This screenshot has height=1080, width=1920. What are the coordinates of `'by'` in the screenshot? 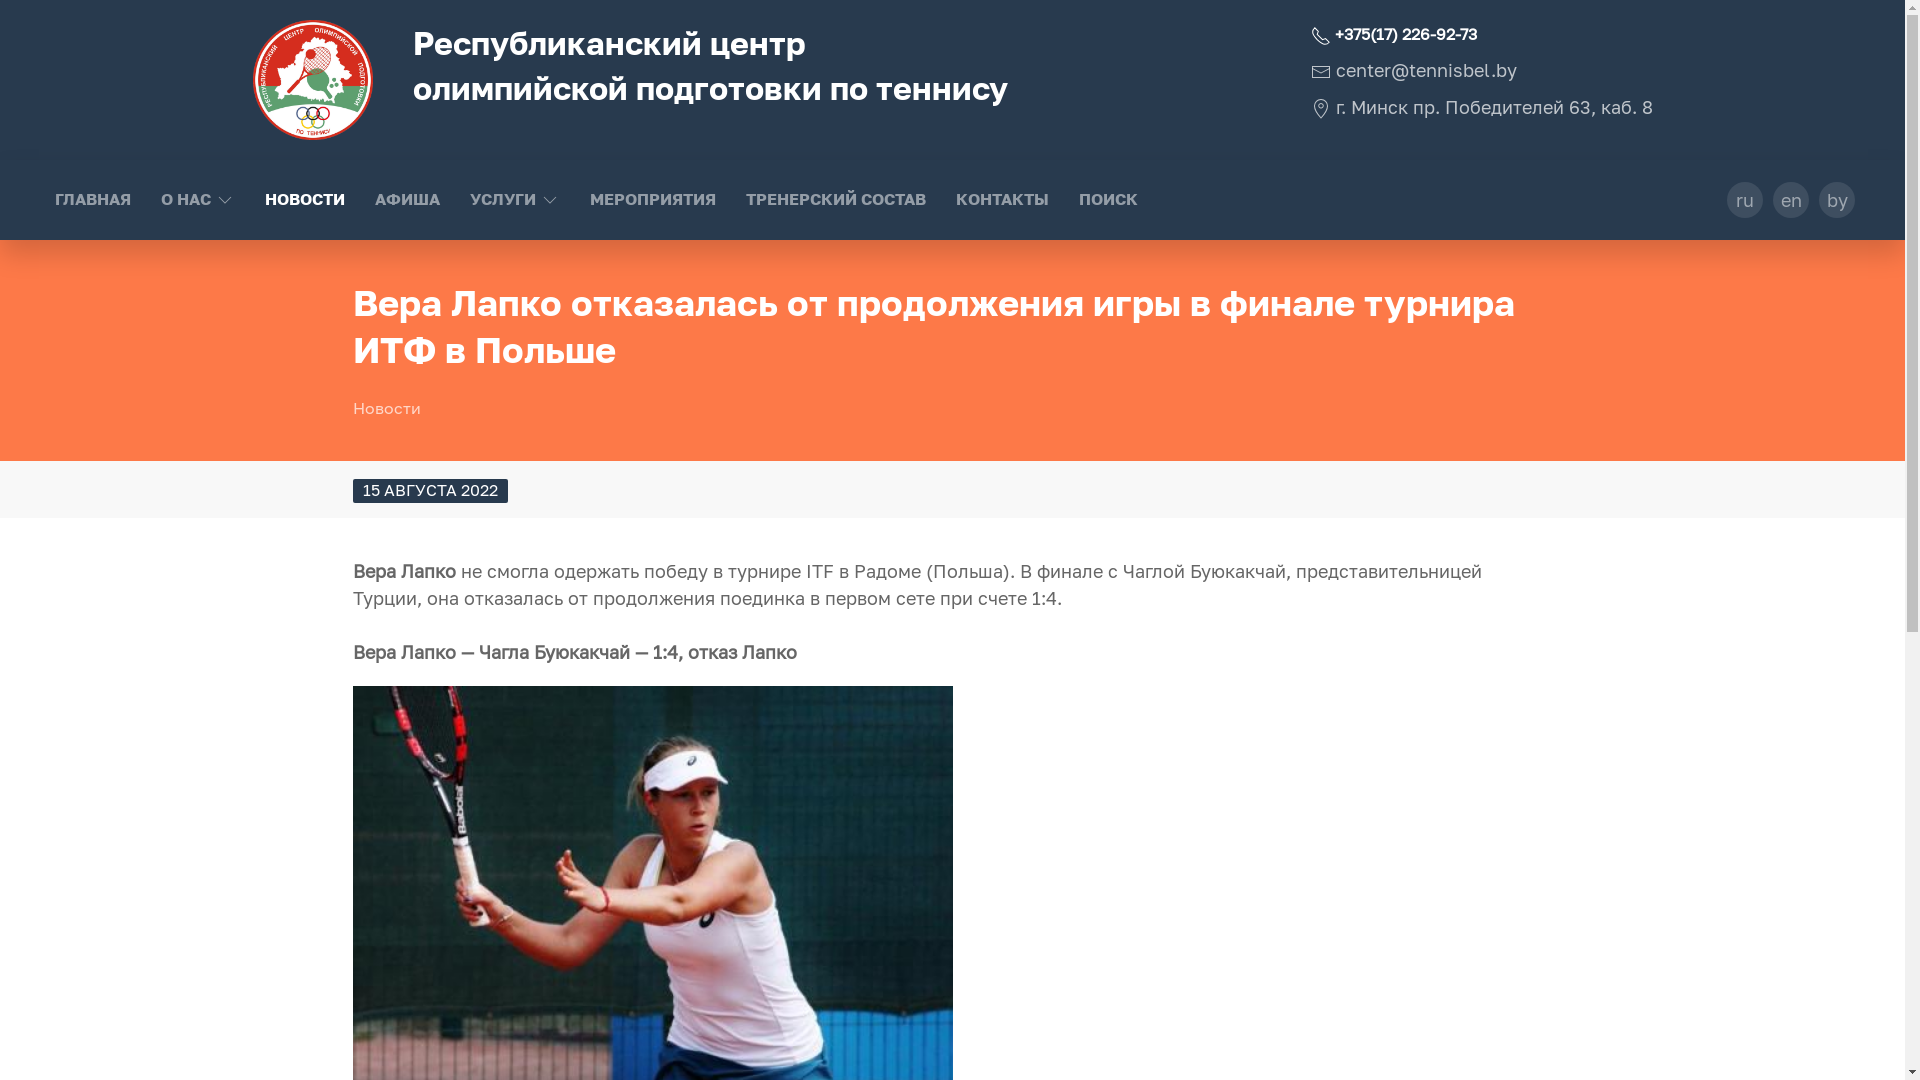 It's located at (1837, 200).